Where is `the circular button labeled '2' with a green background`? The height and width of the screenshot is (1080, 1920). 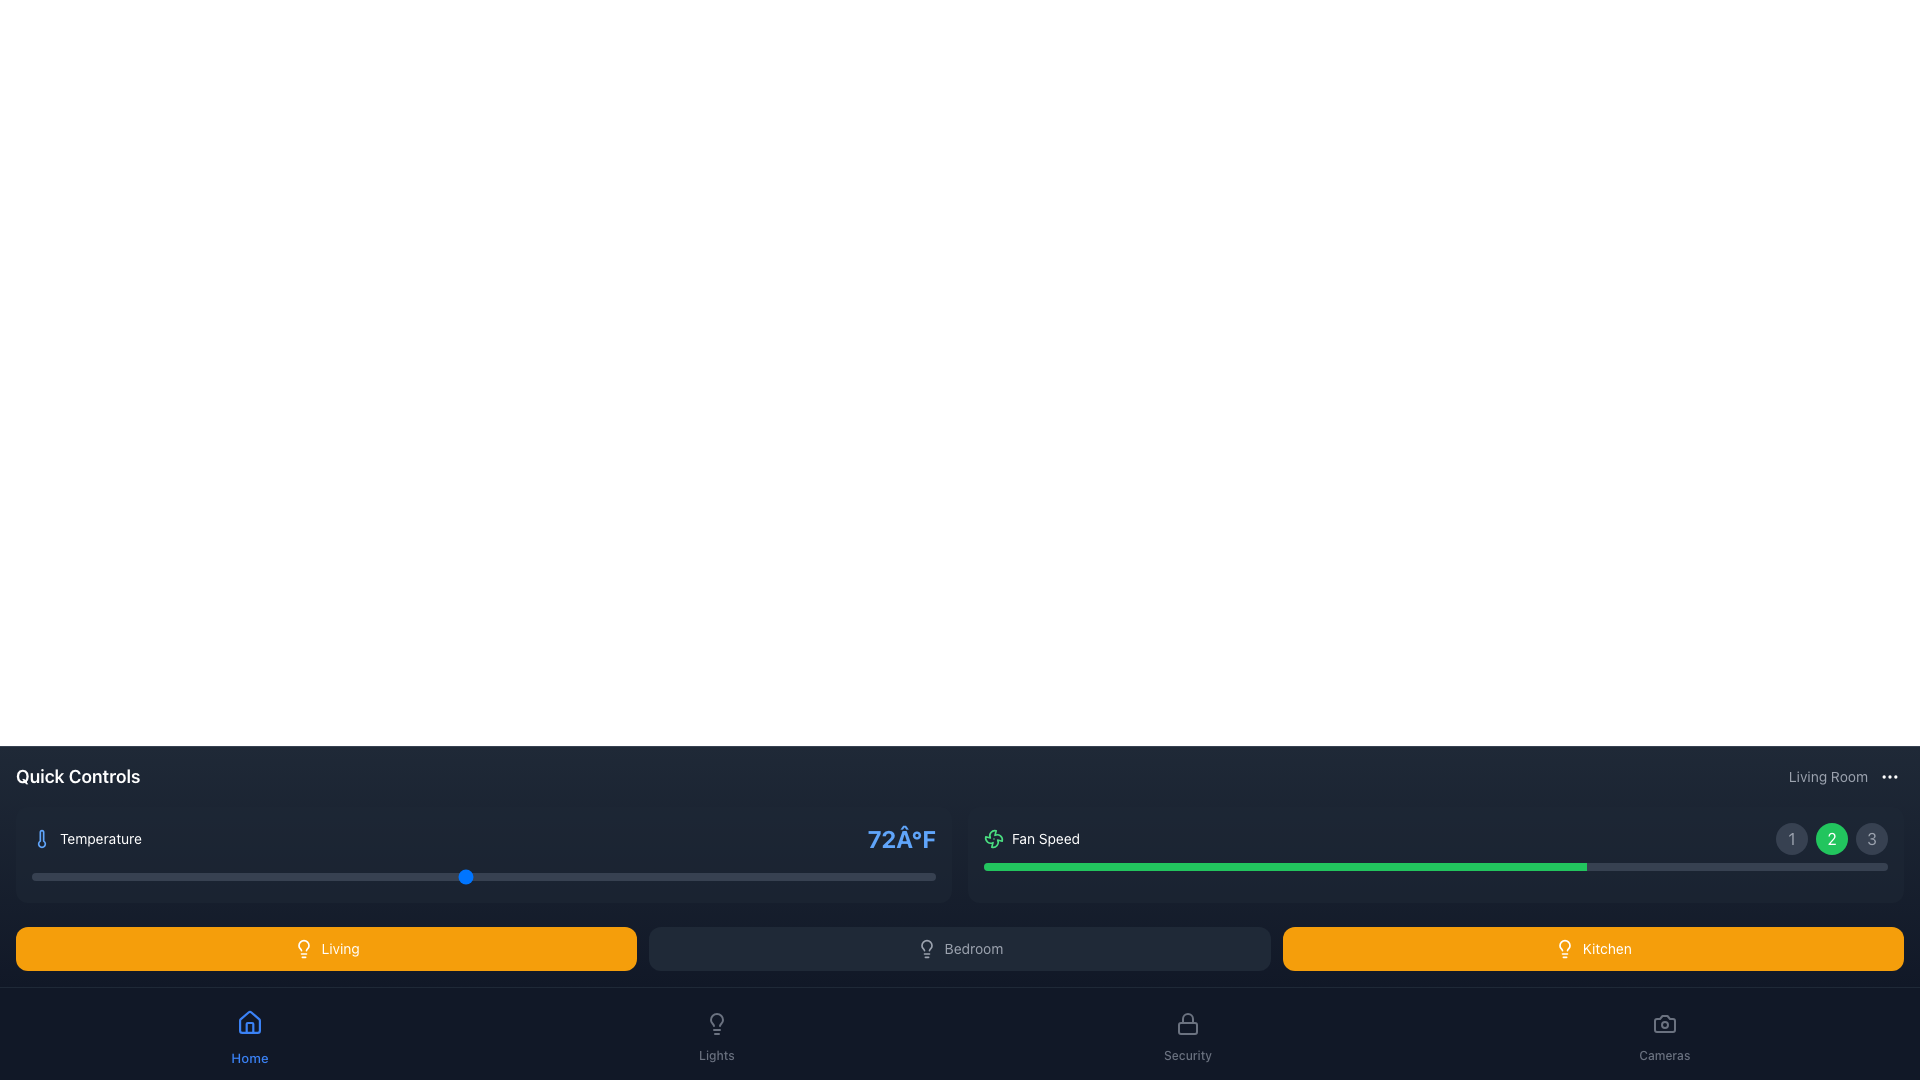
the circular button labeled '2' with a green background is located at coordinates (1832, 839).